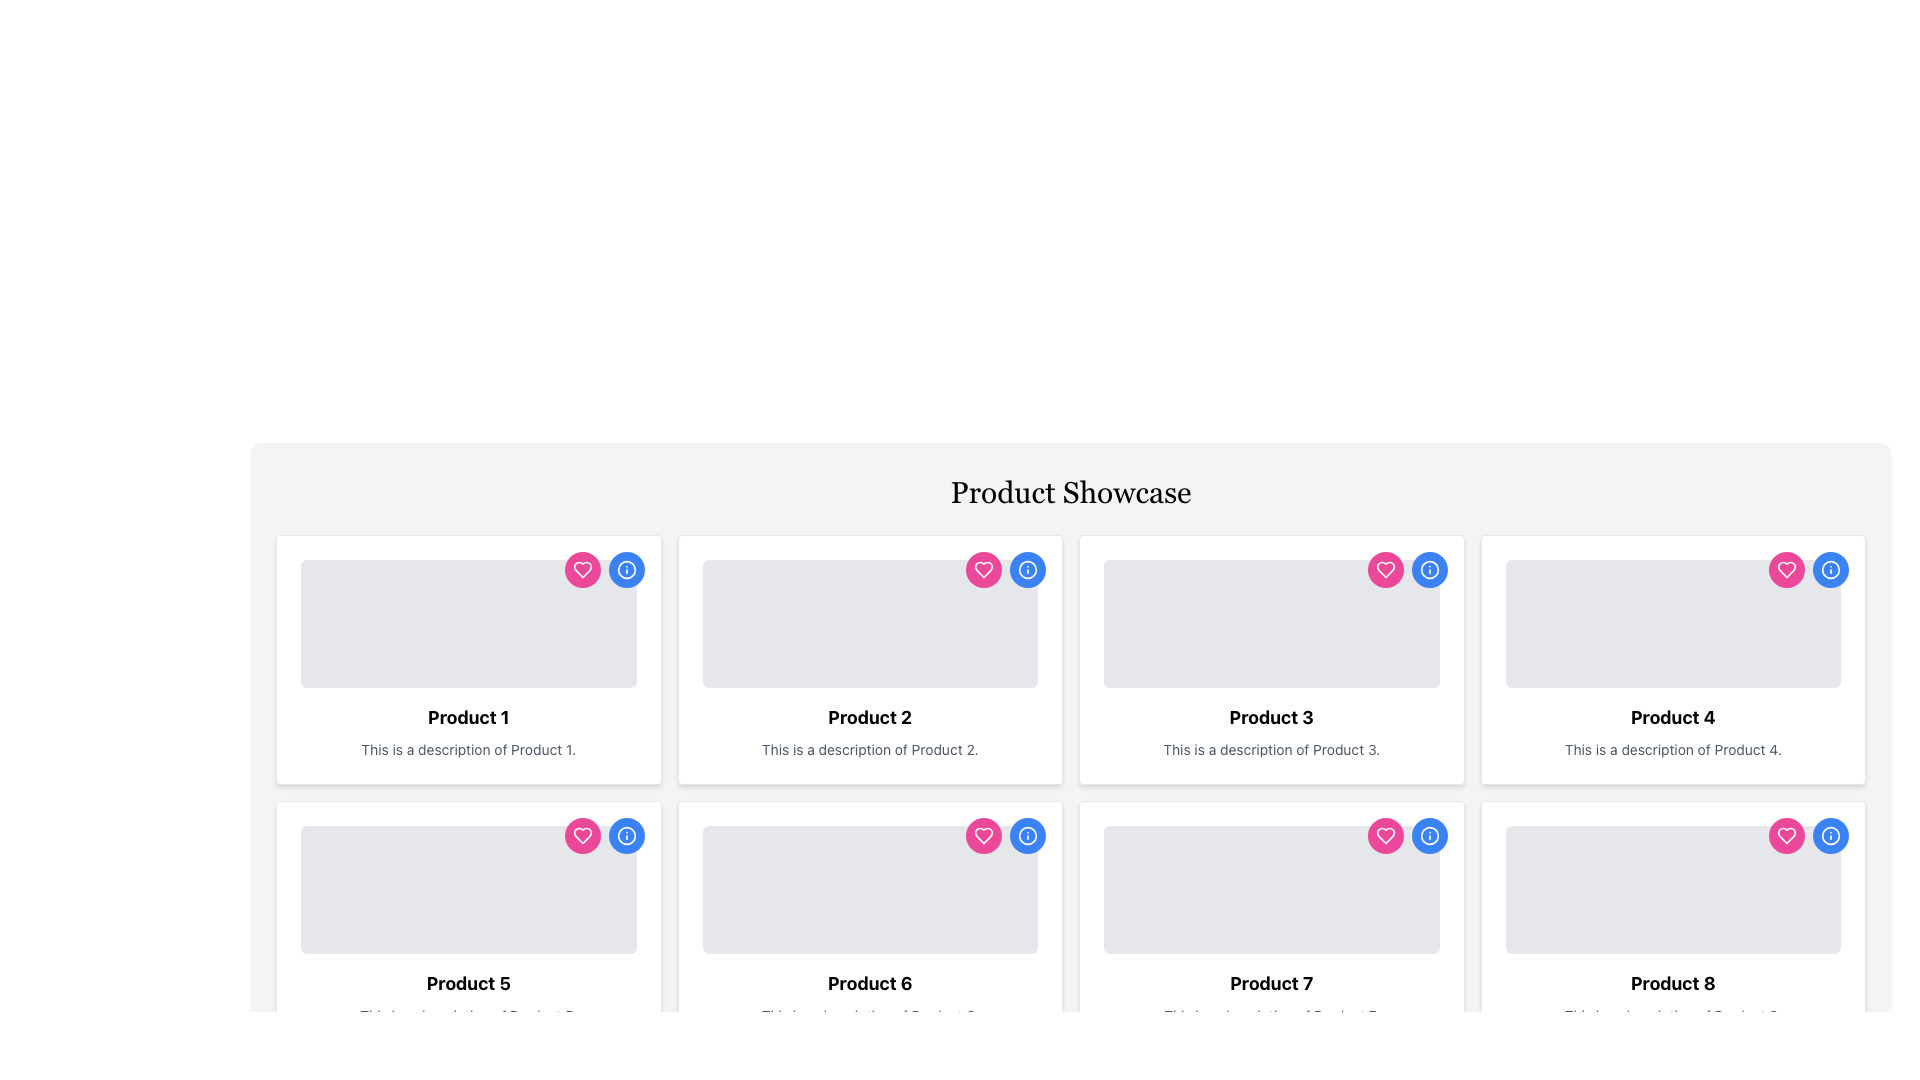  Describe the element at coordinates (467, 982) in the screenshot. I see `product name displayed in the text label located in the middle column of the second row of the grid layout, positioned below the image placeholder and above the descriptive text` at that location.